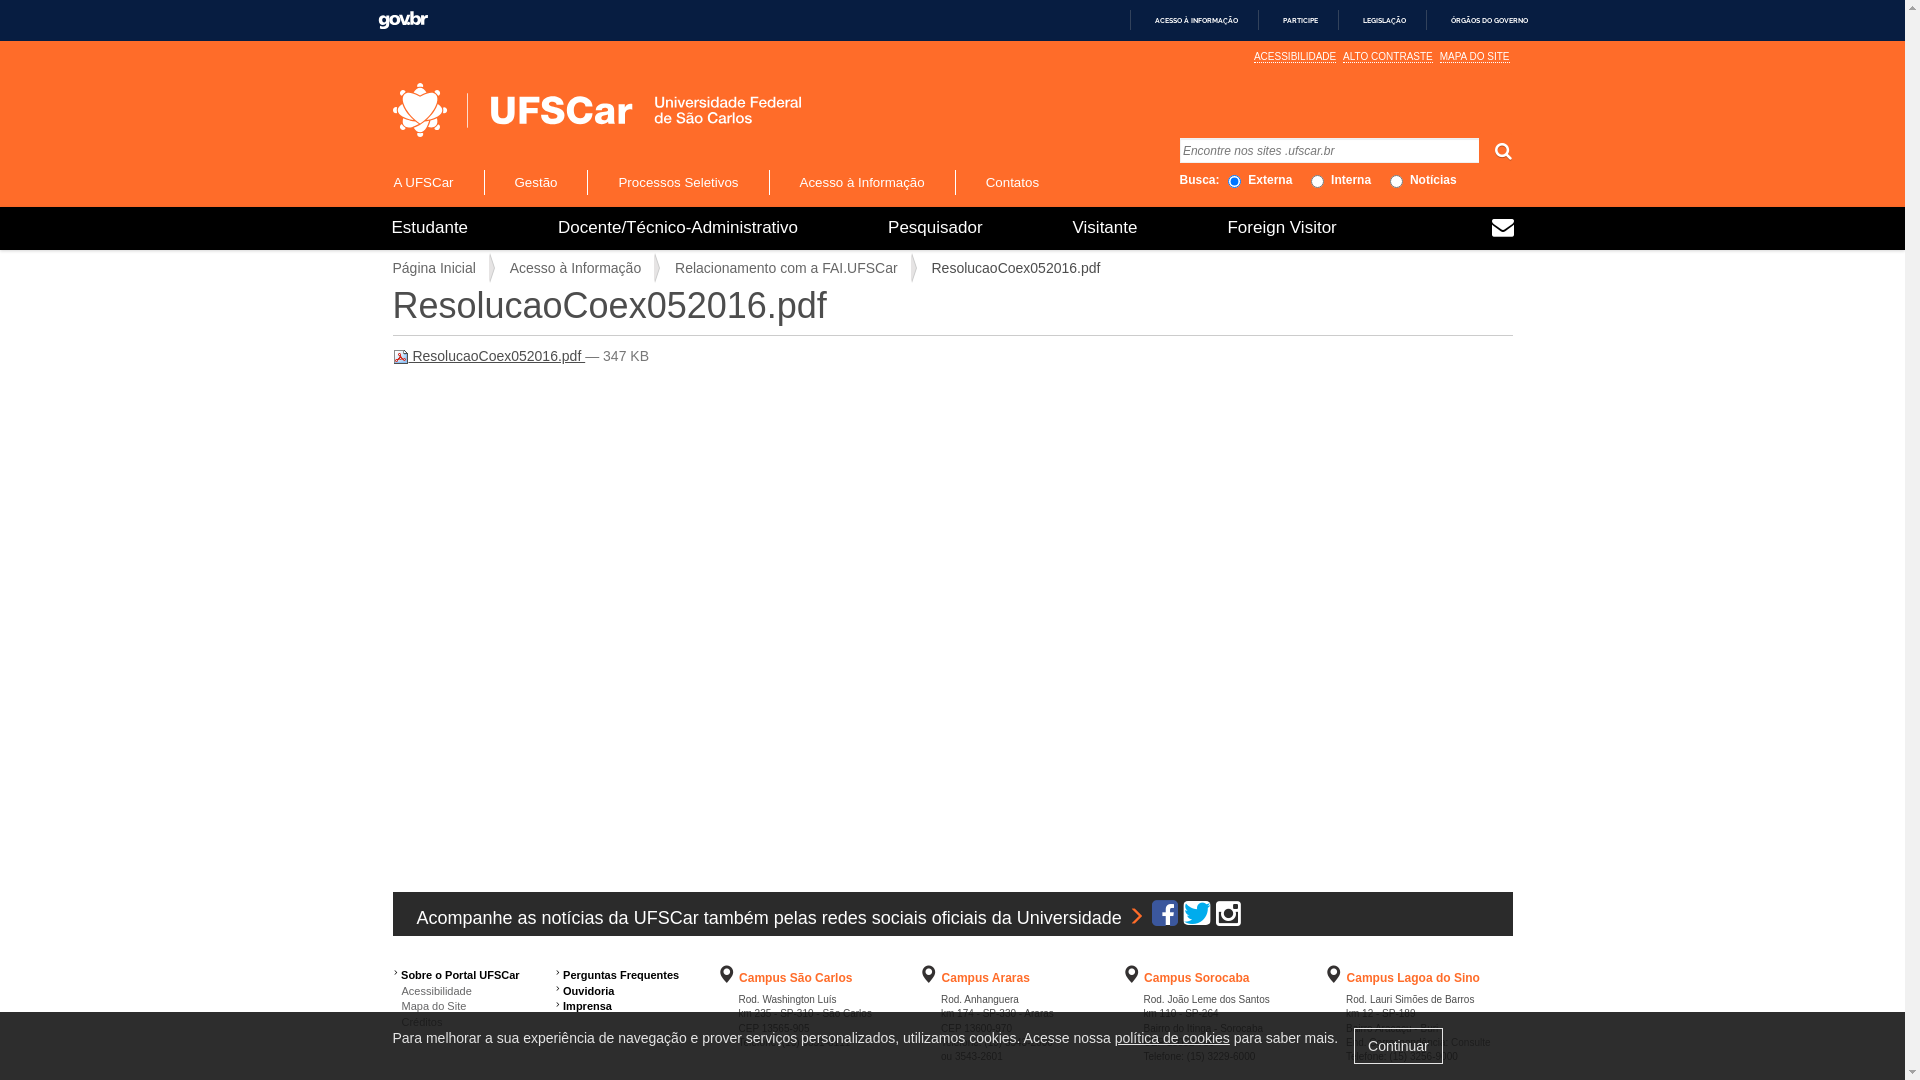  Describe the element at coordinates (402, 19) in the screenshot. I see `'GOVBR'` at that location.